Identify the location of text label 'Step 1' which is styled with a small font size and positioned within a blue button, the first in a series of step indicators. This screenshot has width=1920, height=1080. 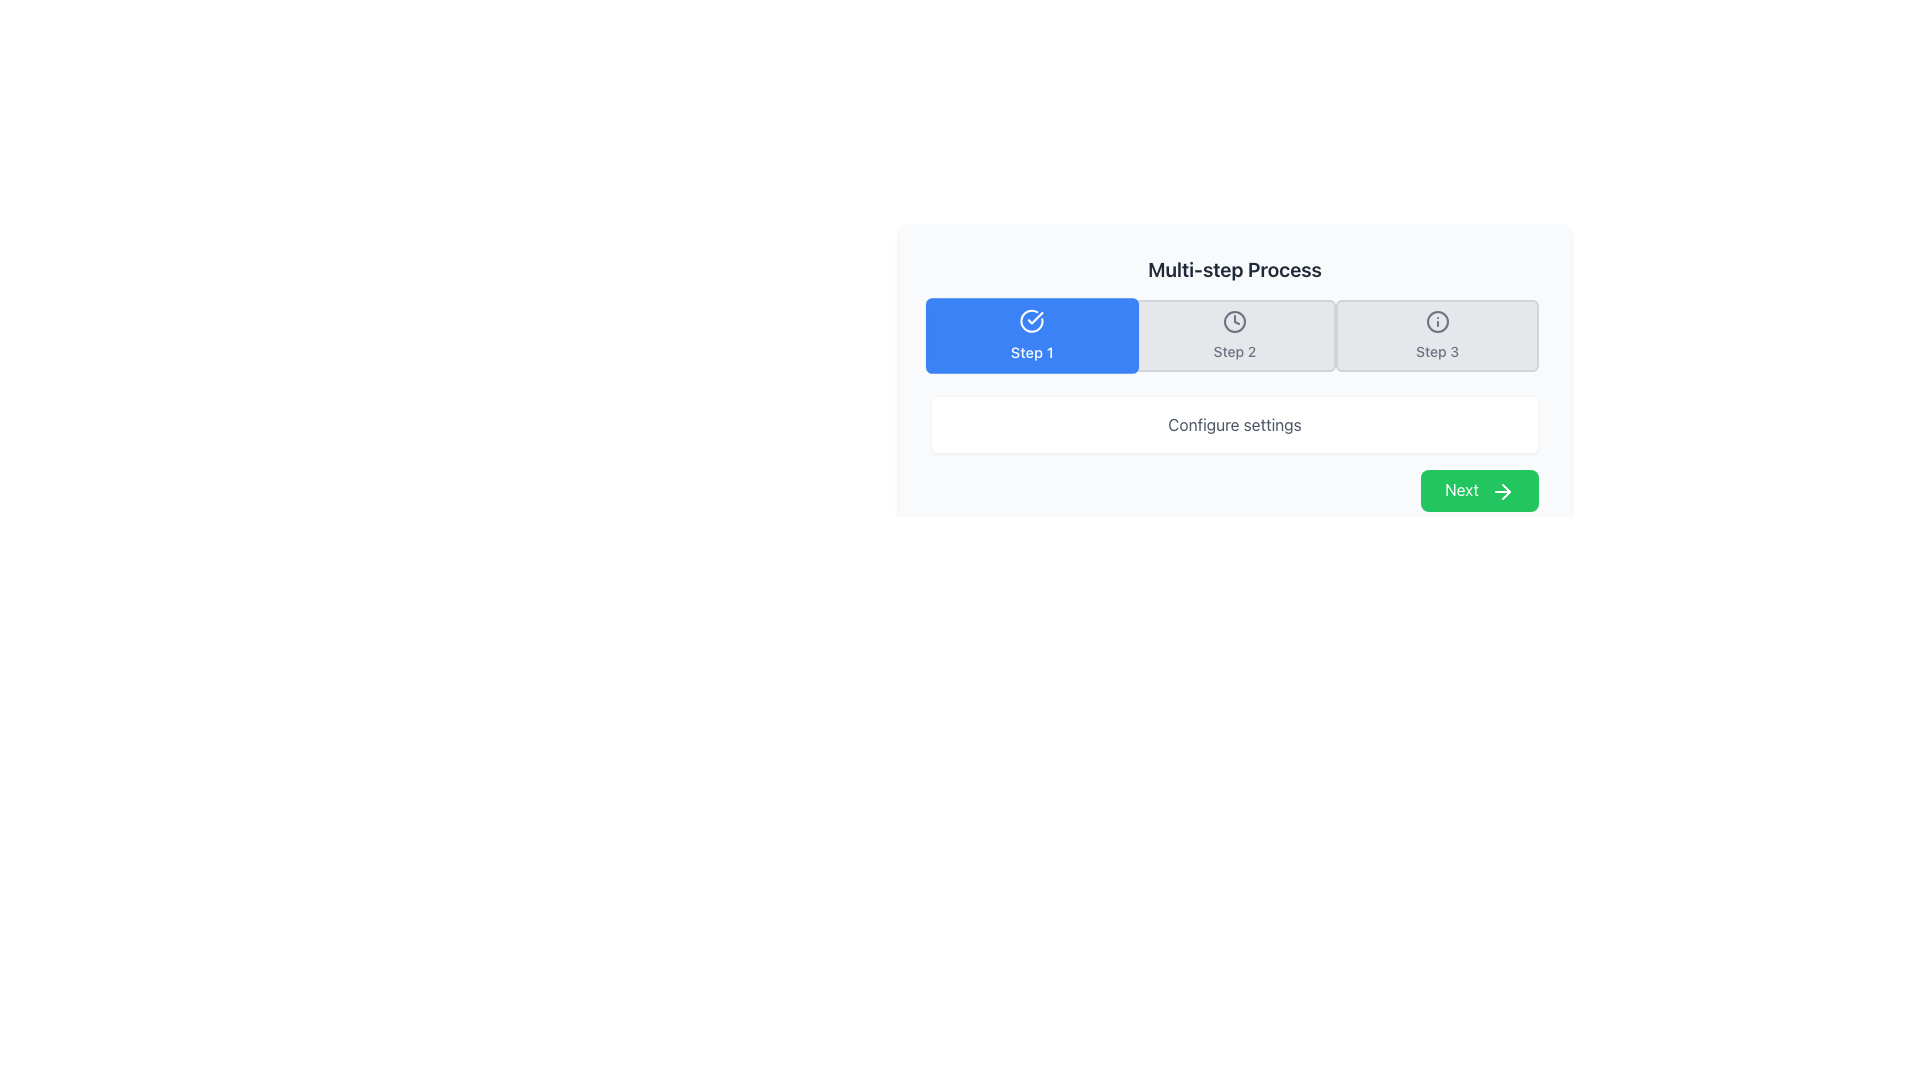
(1032, 351).